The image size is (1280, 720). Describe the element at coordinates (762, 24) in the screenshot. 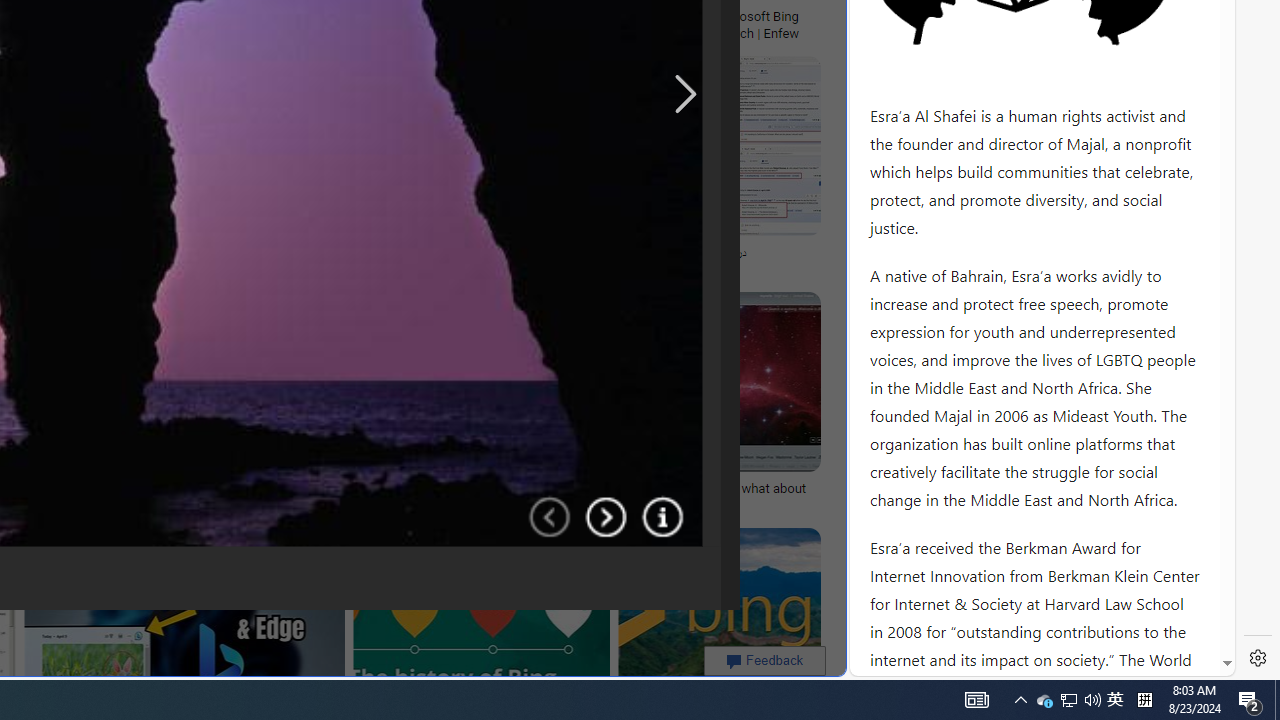

I see `'Microsoft Bing Search | Enfew'` at that location.